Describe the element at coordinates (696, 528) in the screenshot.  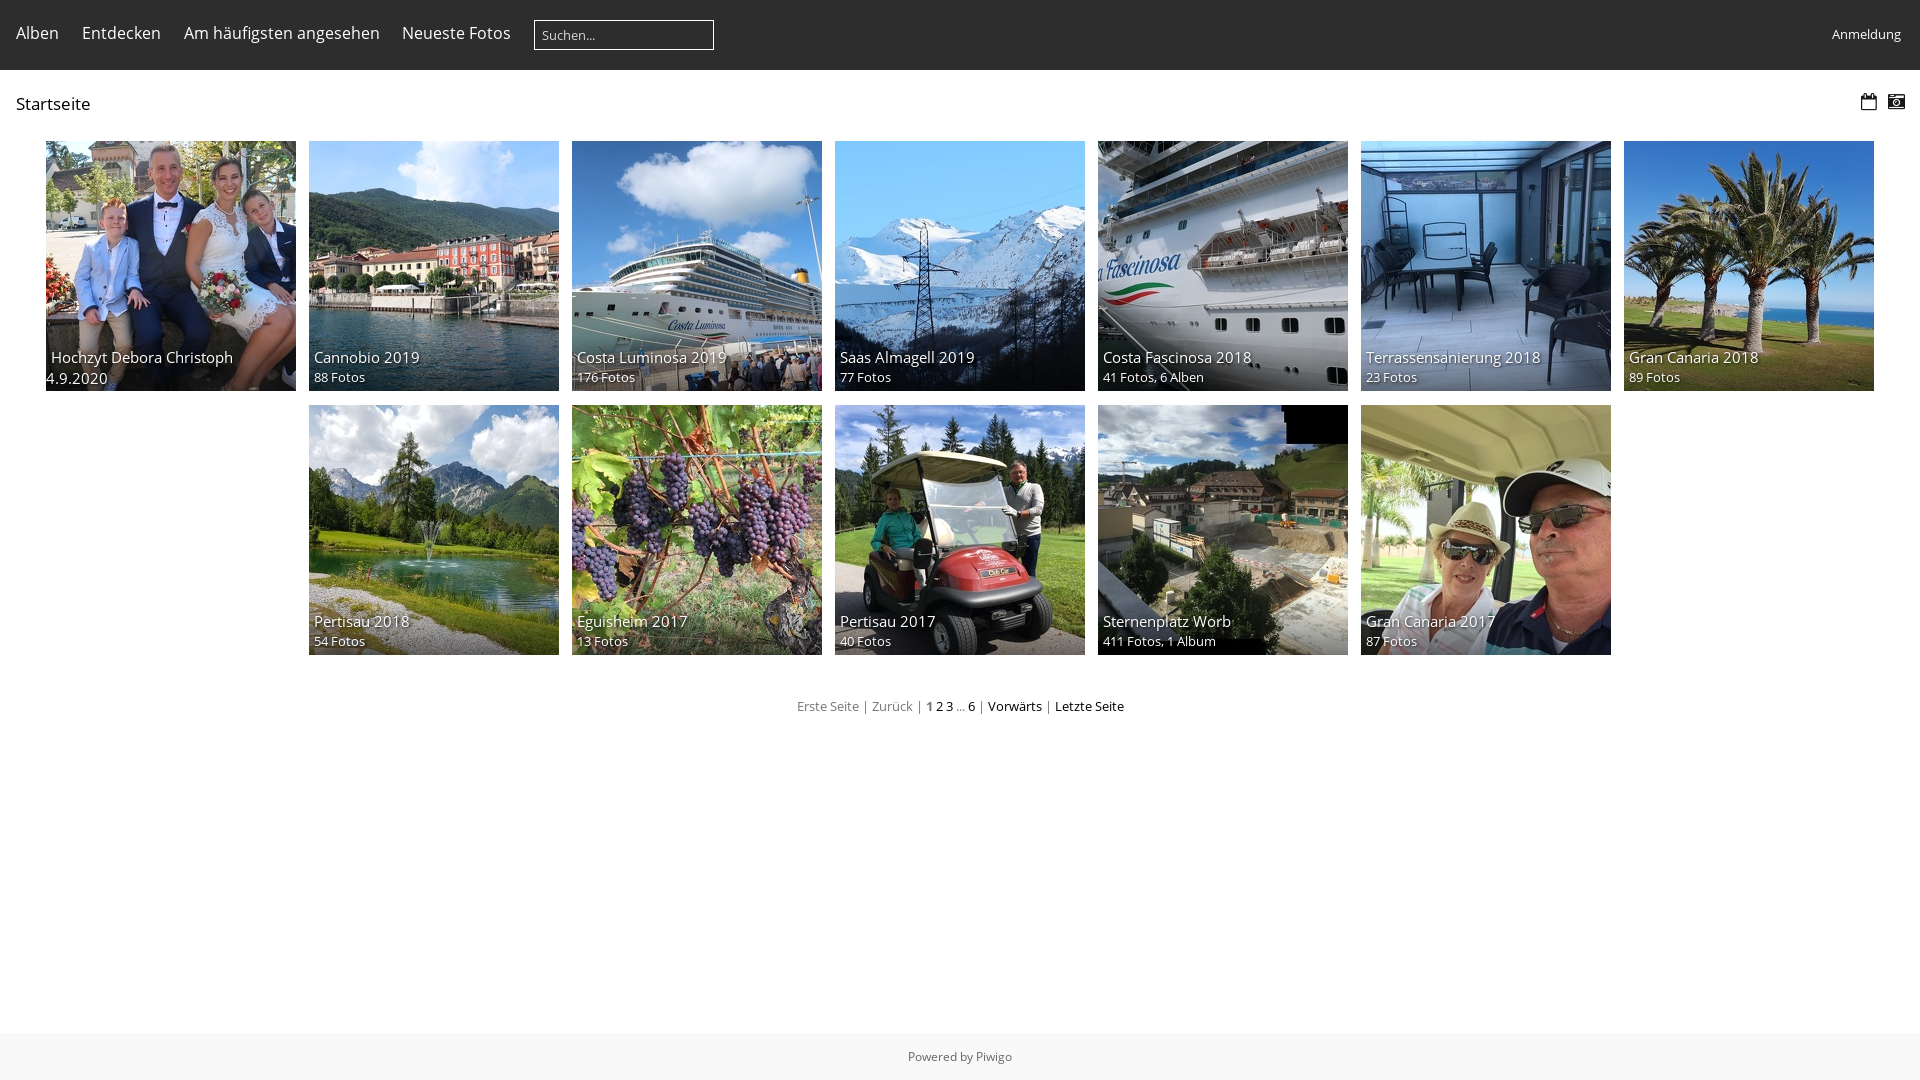
I see `'Eguisheim 2017` at that location.